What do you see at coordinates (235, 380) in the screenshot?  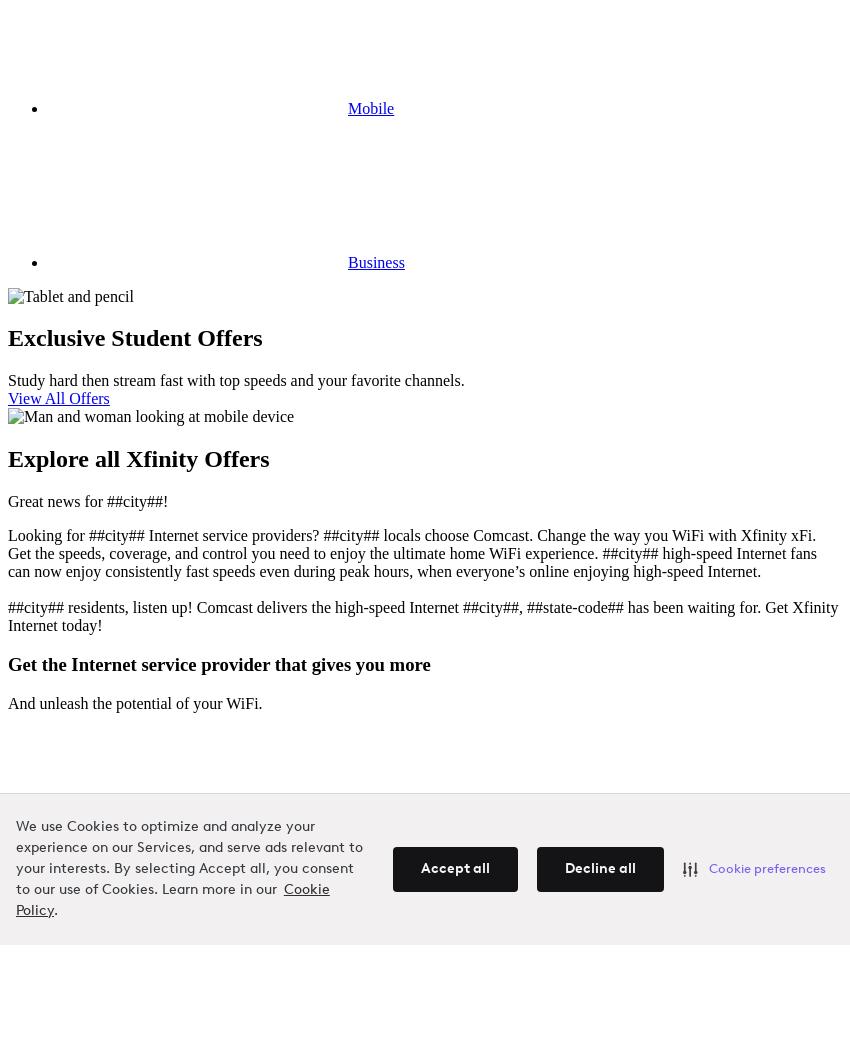 I see `'Study hard then stream fast with top speeds and your favorite channels.'` at bounding box center [235, 380].